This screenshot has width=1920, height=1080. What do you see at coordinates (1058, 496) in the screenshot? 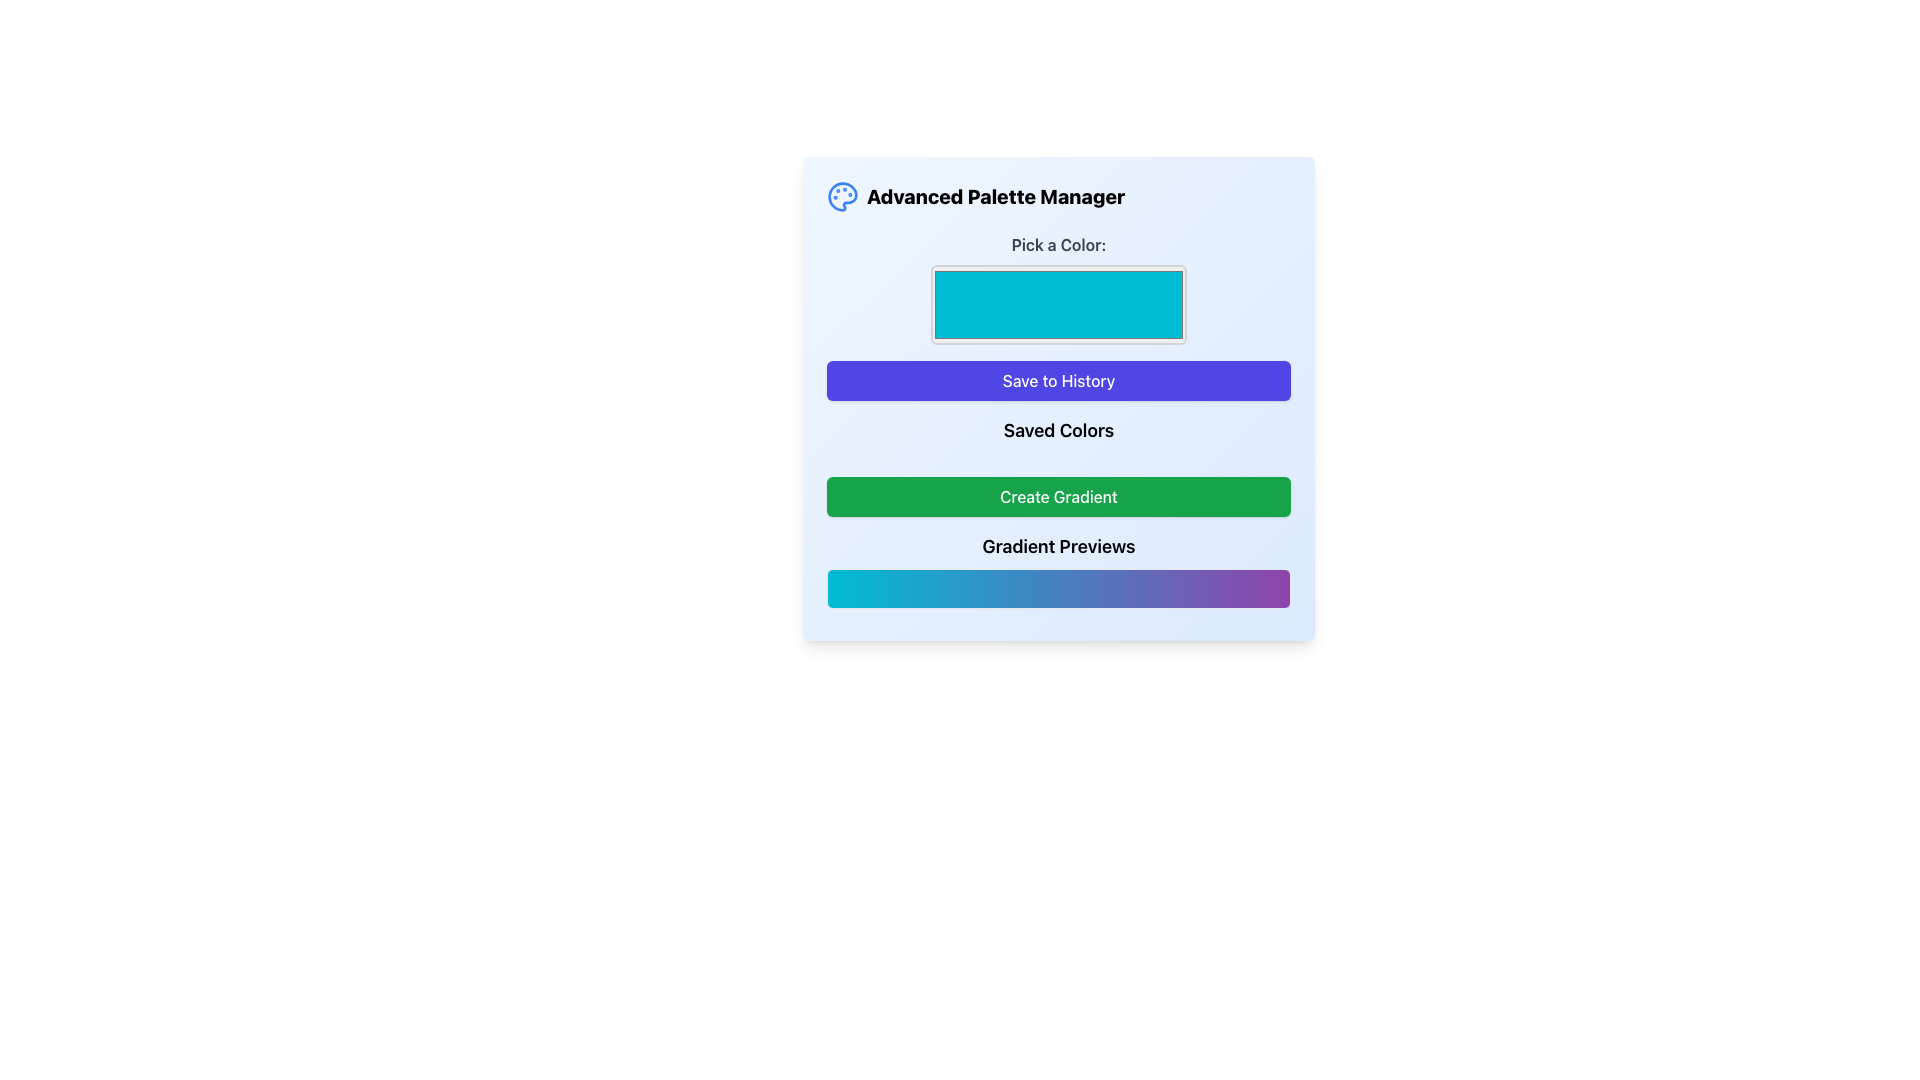
I see `the rectangular button with a green background and white text label 'Create Gradient'` at bounding box center [1058, 496].